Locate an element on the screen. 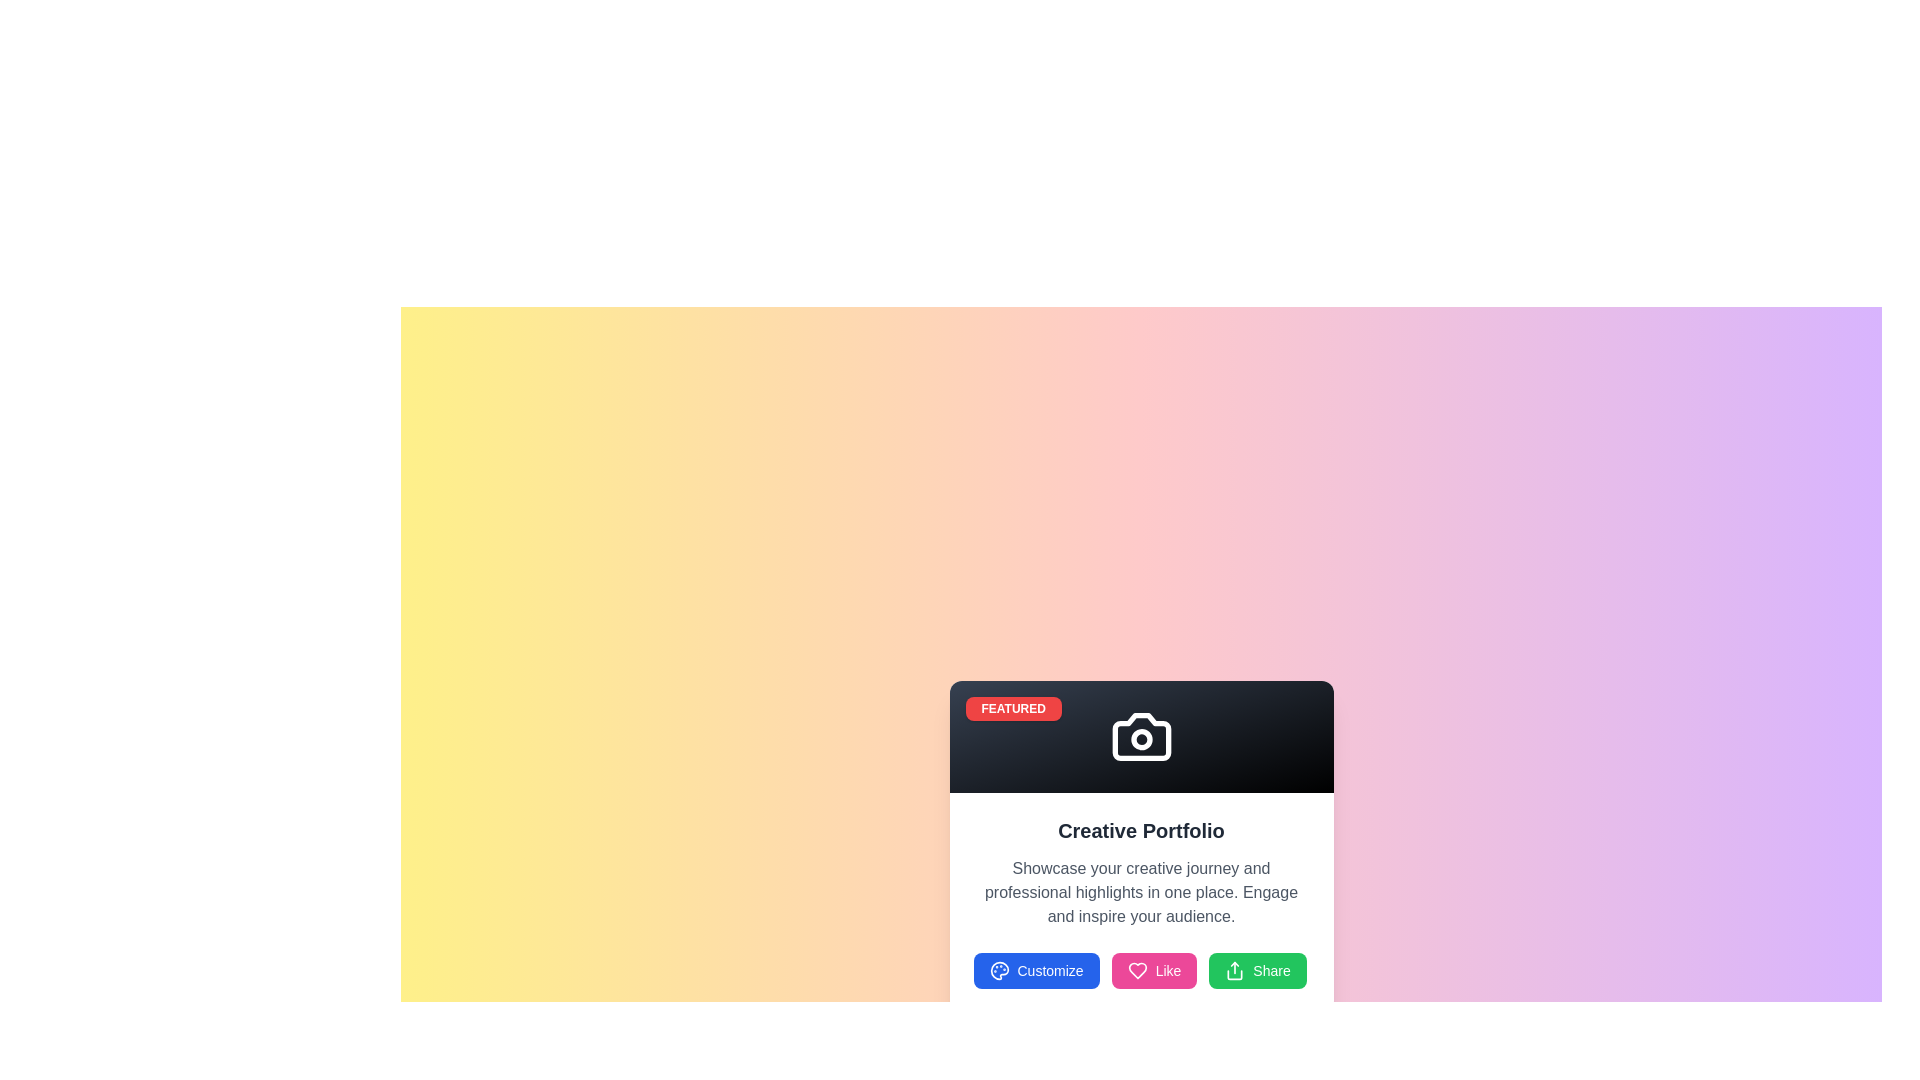 This screenshot has width=1920, height=1080. the sharing icon located to the left of the text in the 'Share' button at the bottom right corner of the card-like component is located at coordinates (1234, 970).